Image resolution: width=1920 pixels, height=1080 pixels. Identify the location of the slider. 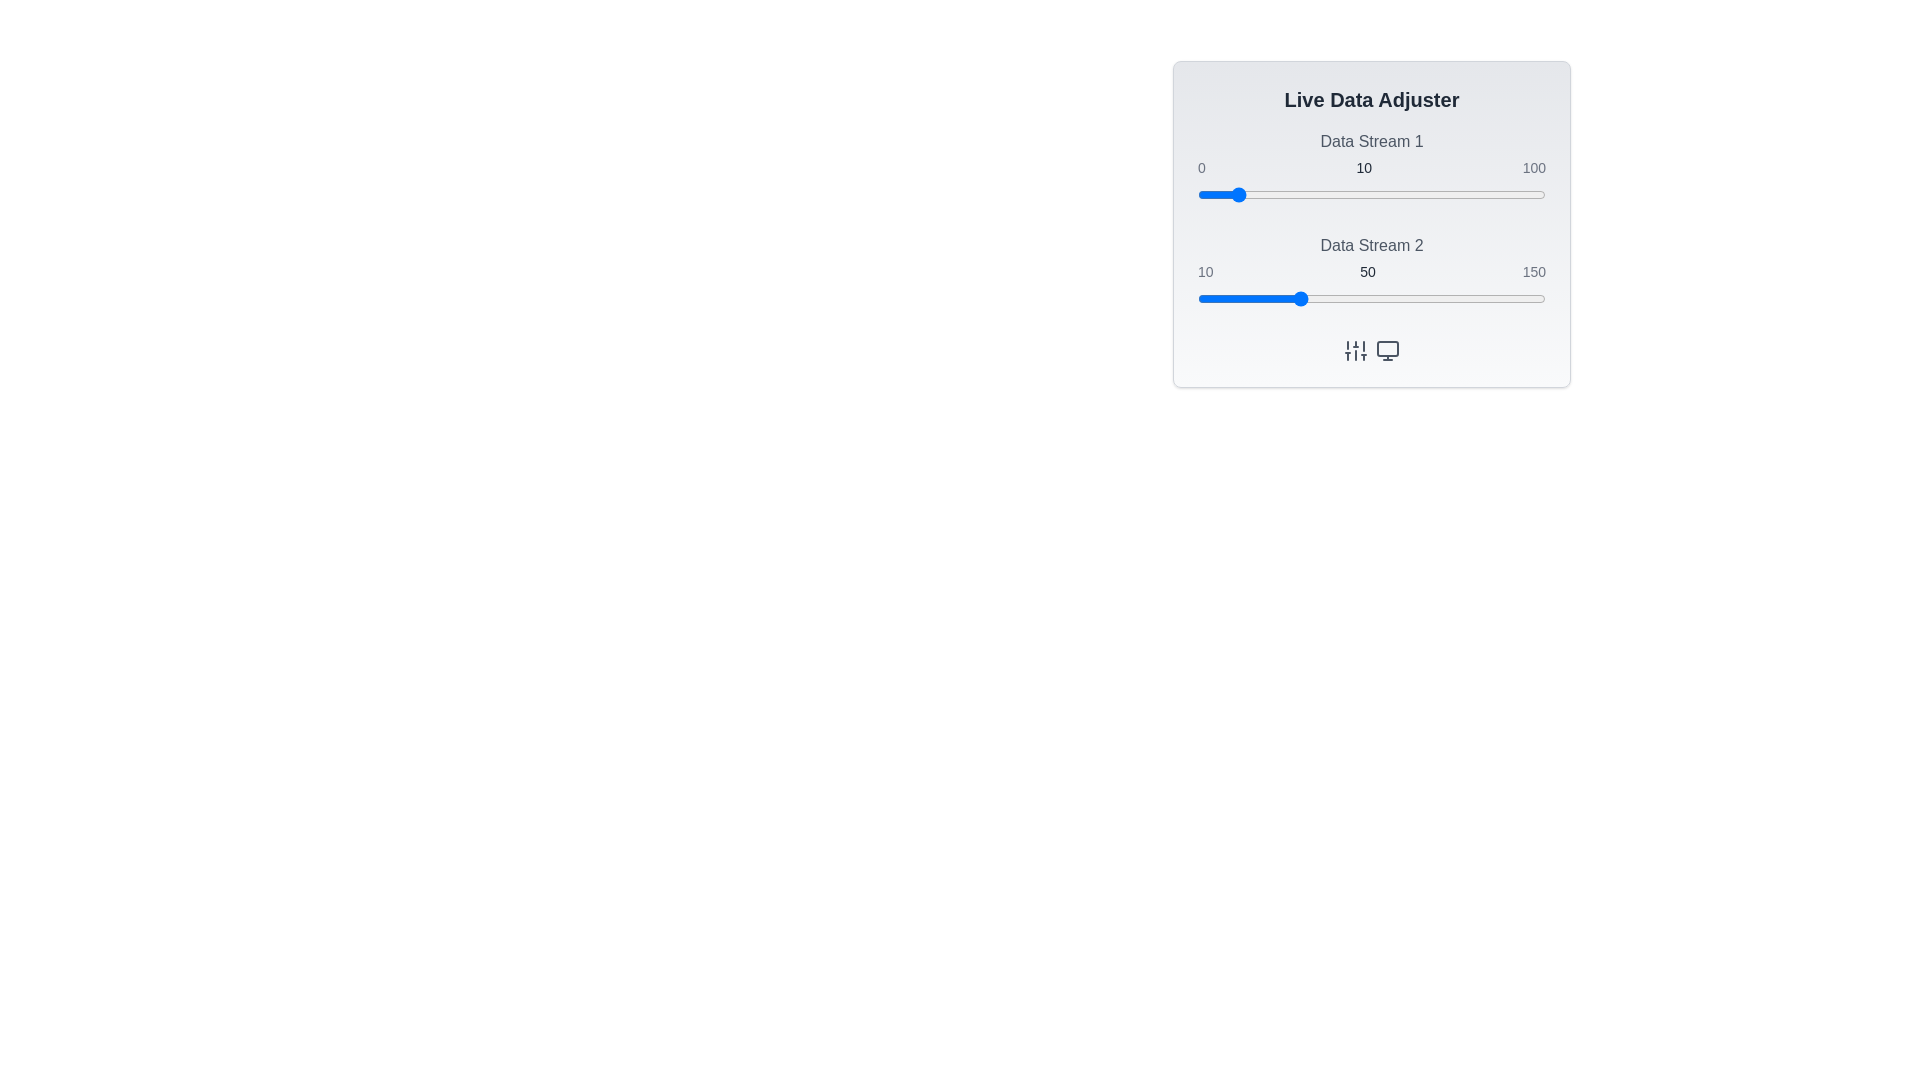
(1444, 195).